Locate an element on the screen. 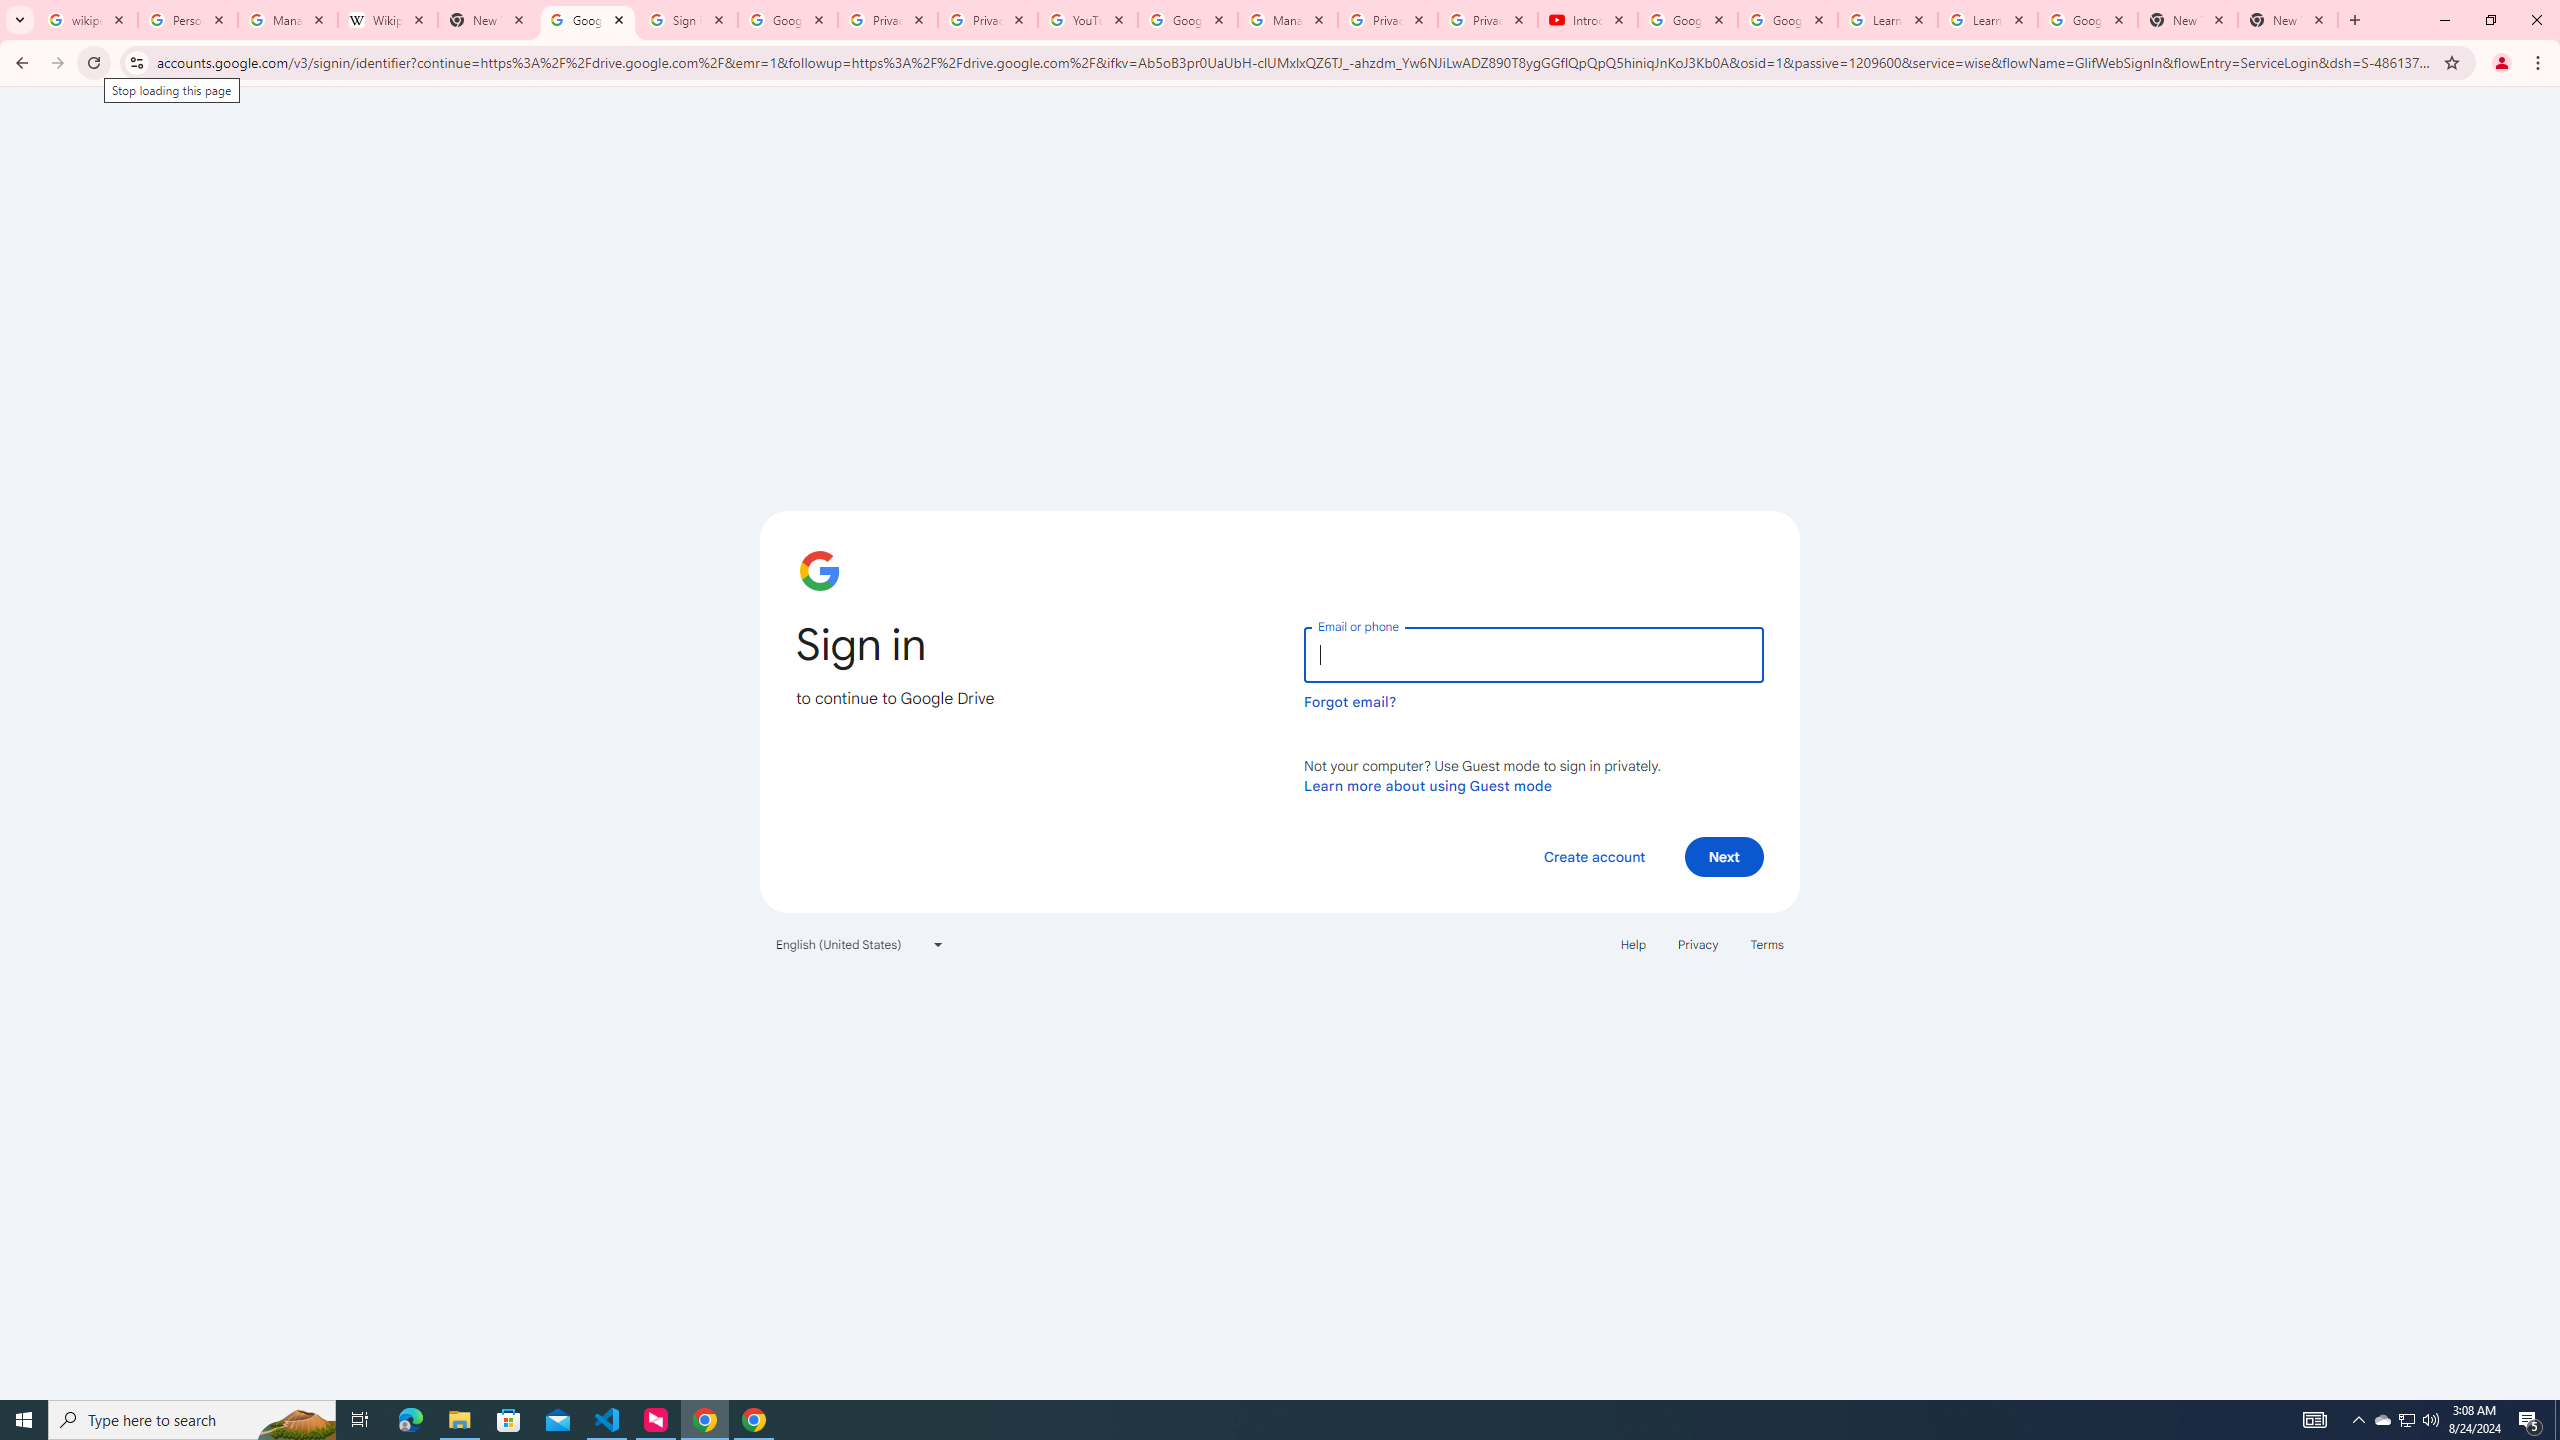  'New Tab' is located at coordinates (2188, 19).